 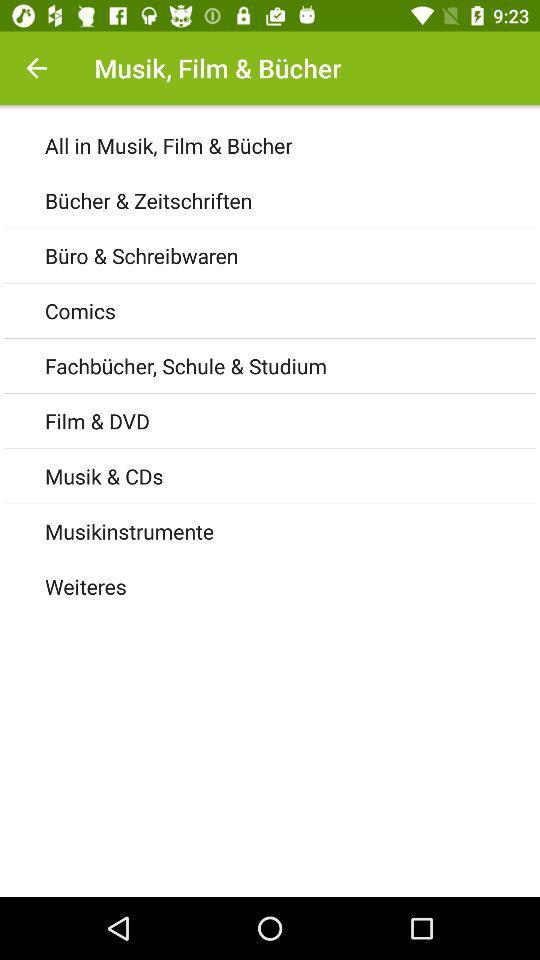 I want to click on film & dvd, so click(x=291, y=421).